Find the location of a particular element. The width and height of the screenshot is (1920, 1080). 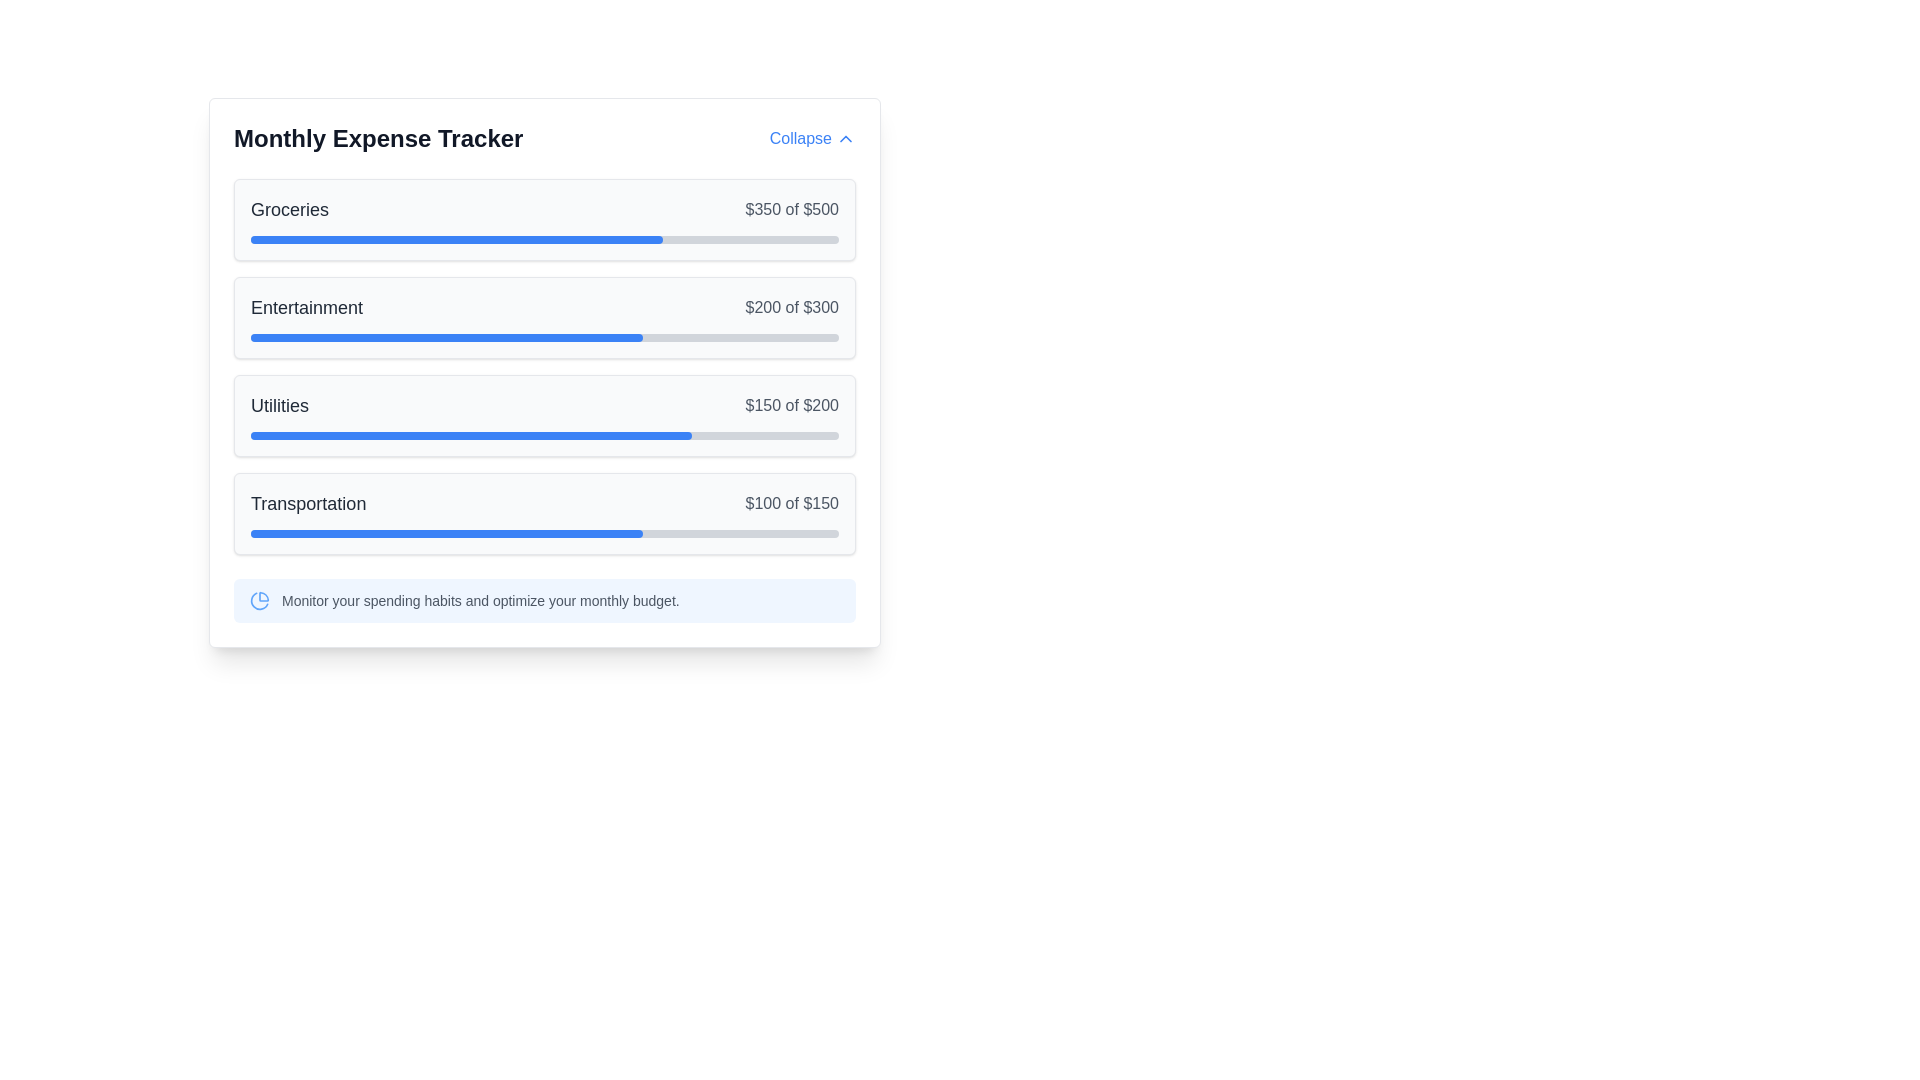

the Budget Summary Component that tracks the 'Groceries' category, which is the first entry in the Monthly Expense Tracker list is located at coordinates (545, 219).